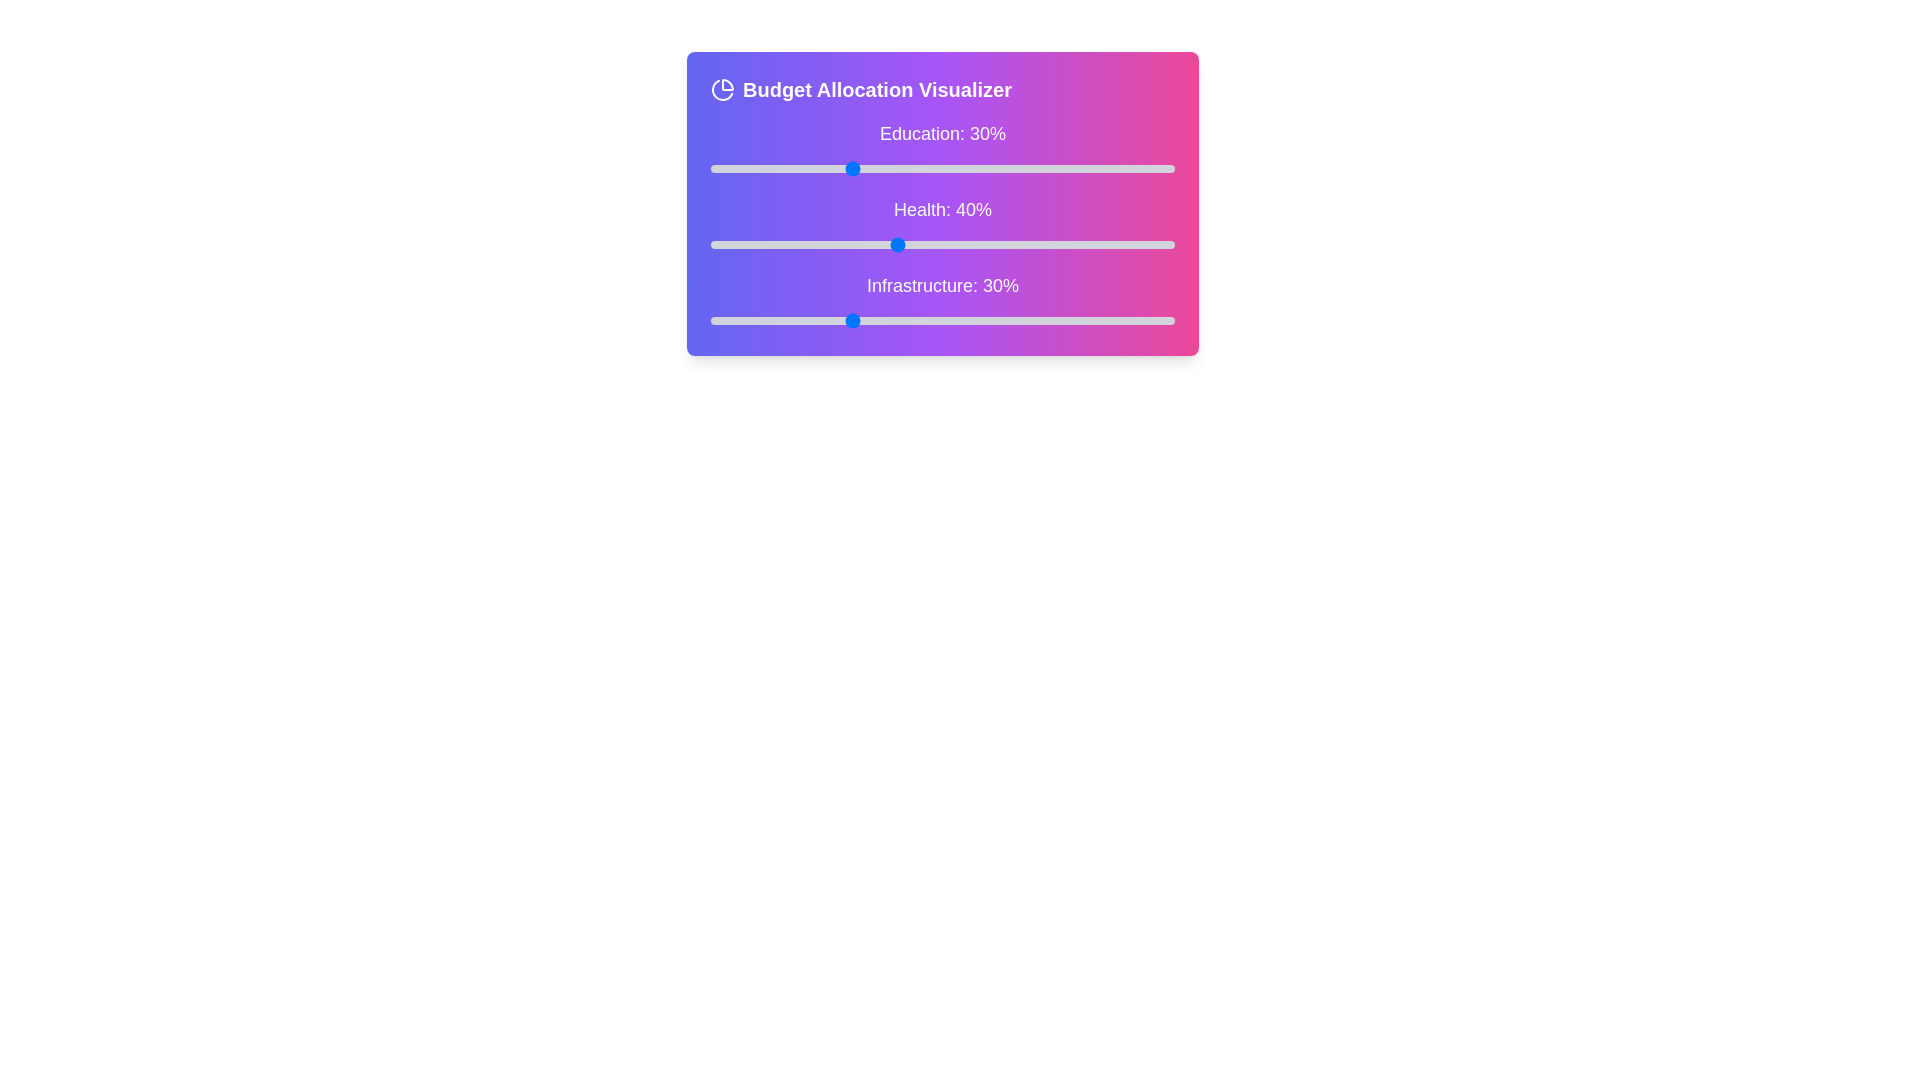  Describe the element at coordinates (941, 301) in the screenshot. I see `the 'Infrastructure: 30%' label or the slider below it to interact with the slider element` at that location.